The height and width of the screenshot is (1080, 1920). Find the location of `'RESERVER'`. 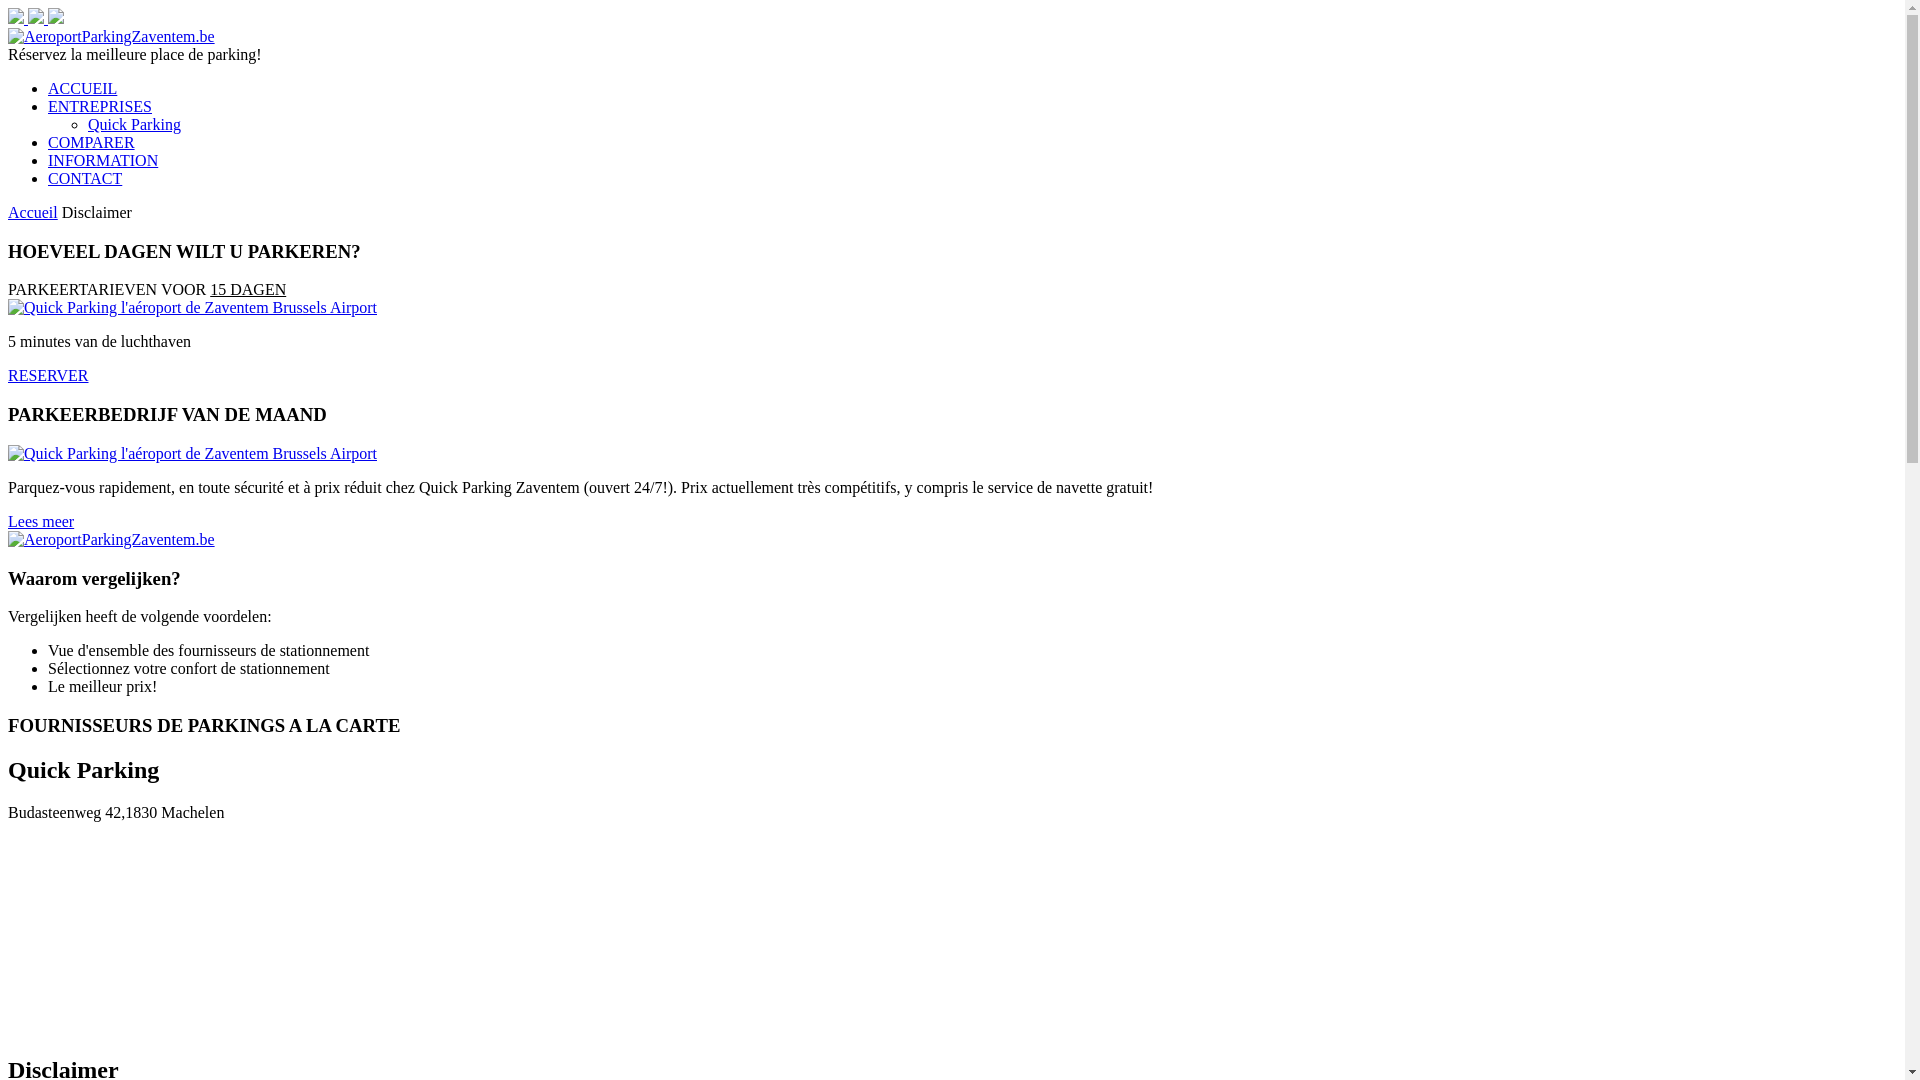

'RESERVER' is located at coordinates (8, 375).